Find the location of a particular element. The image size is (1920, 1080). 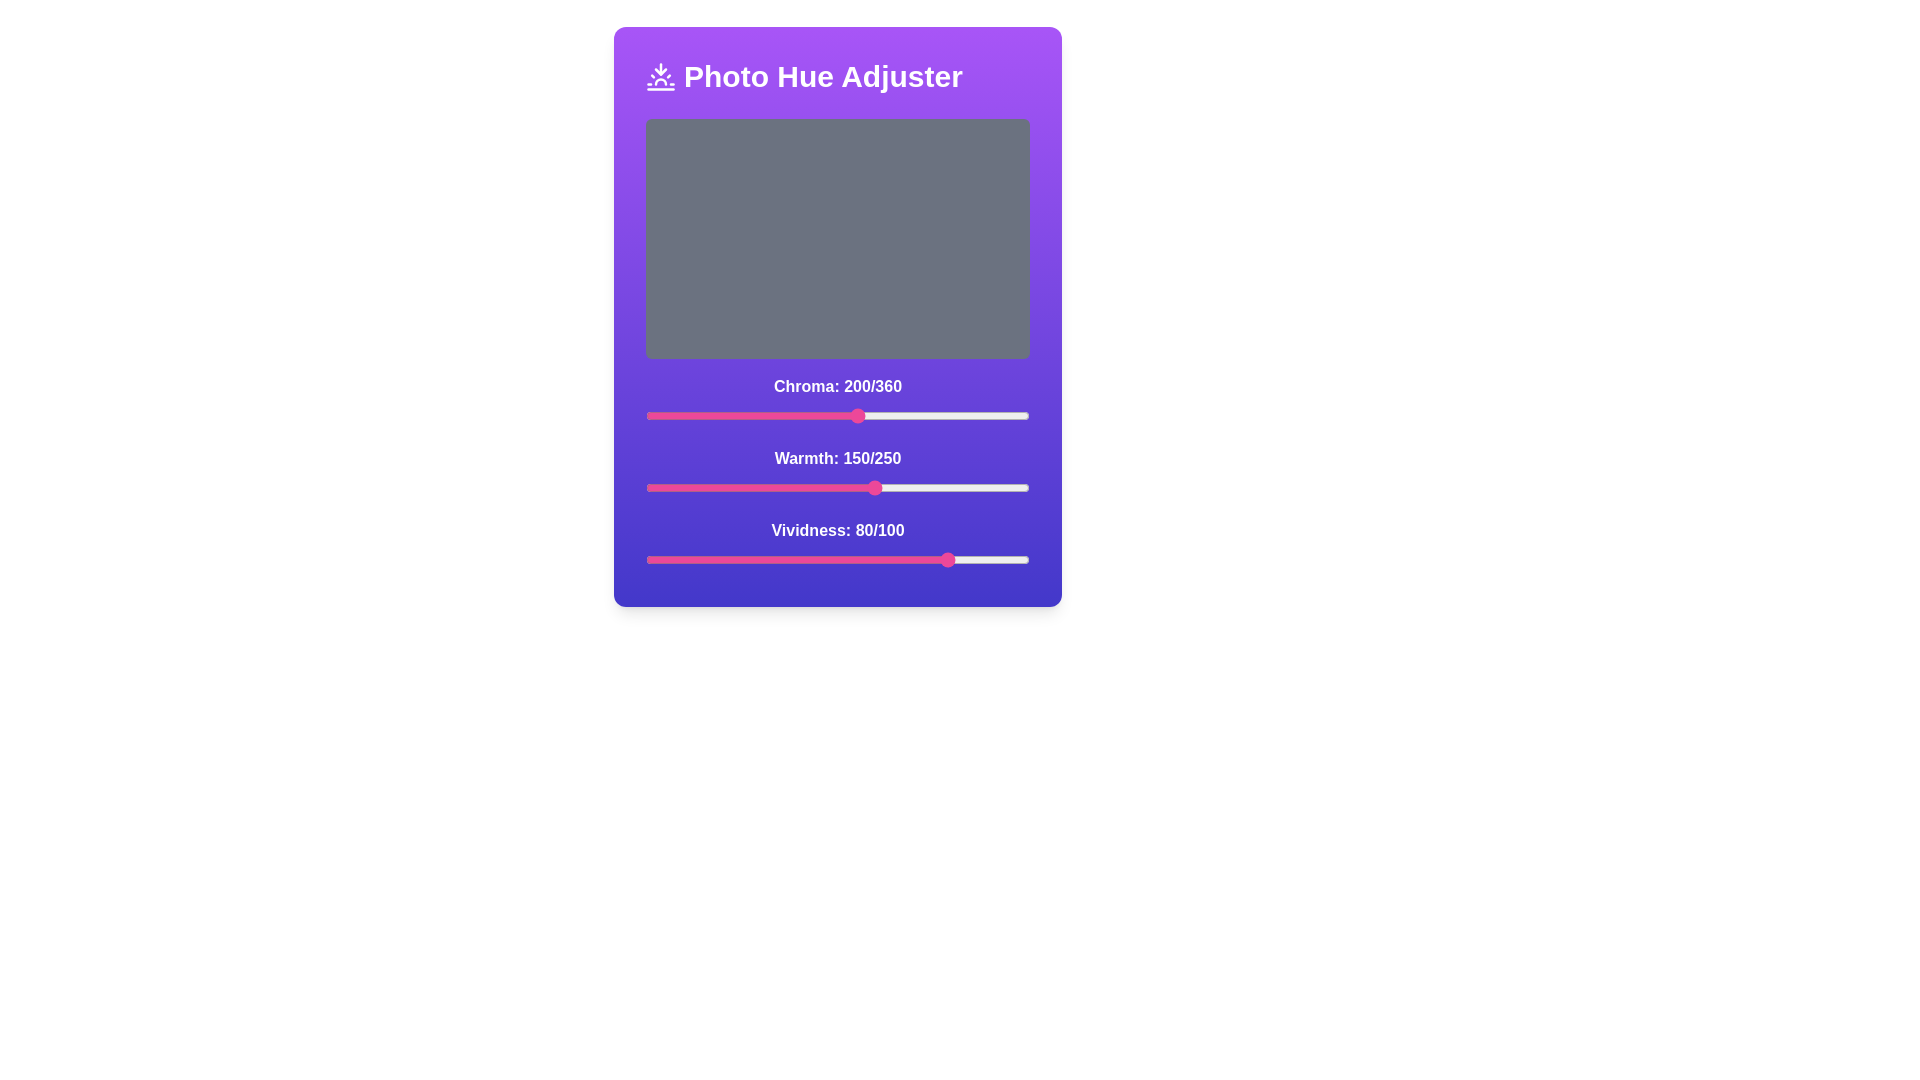

the vividness slider to 51 value is located at coordinates (841, 559).